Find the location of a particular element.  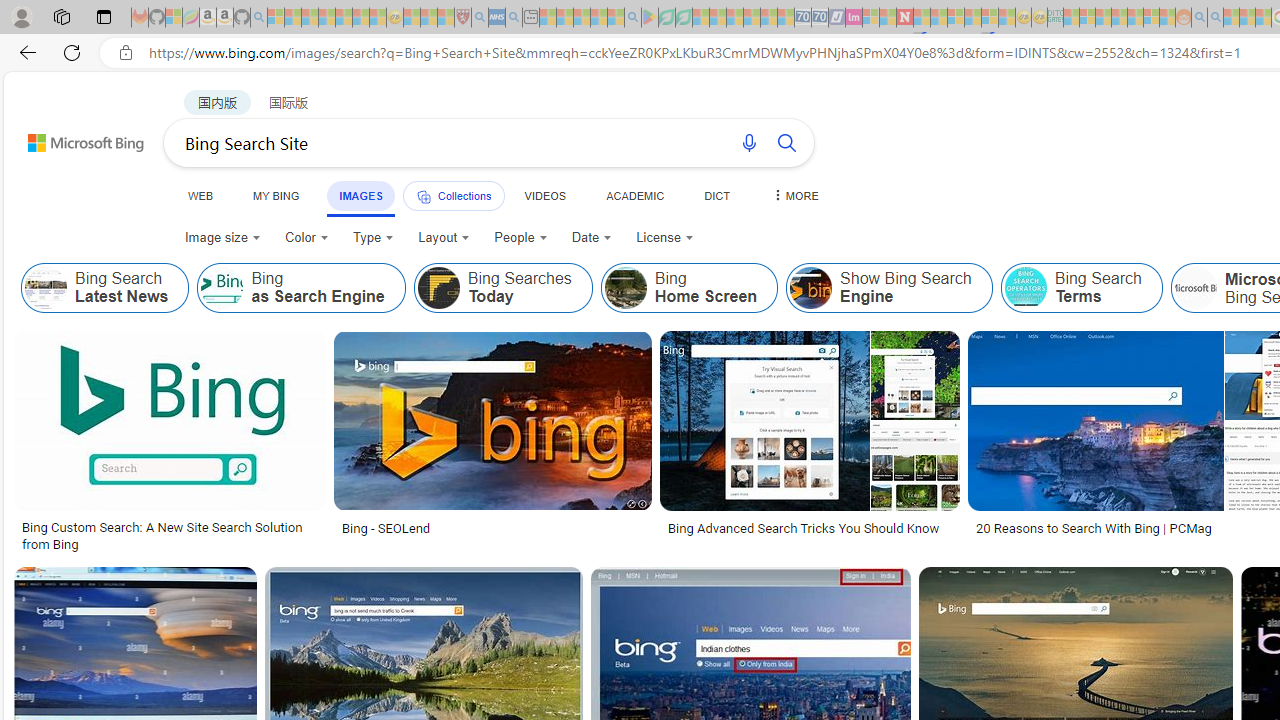

'Bing as Search Engine' is located at coordinates (300, 288).